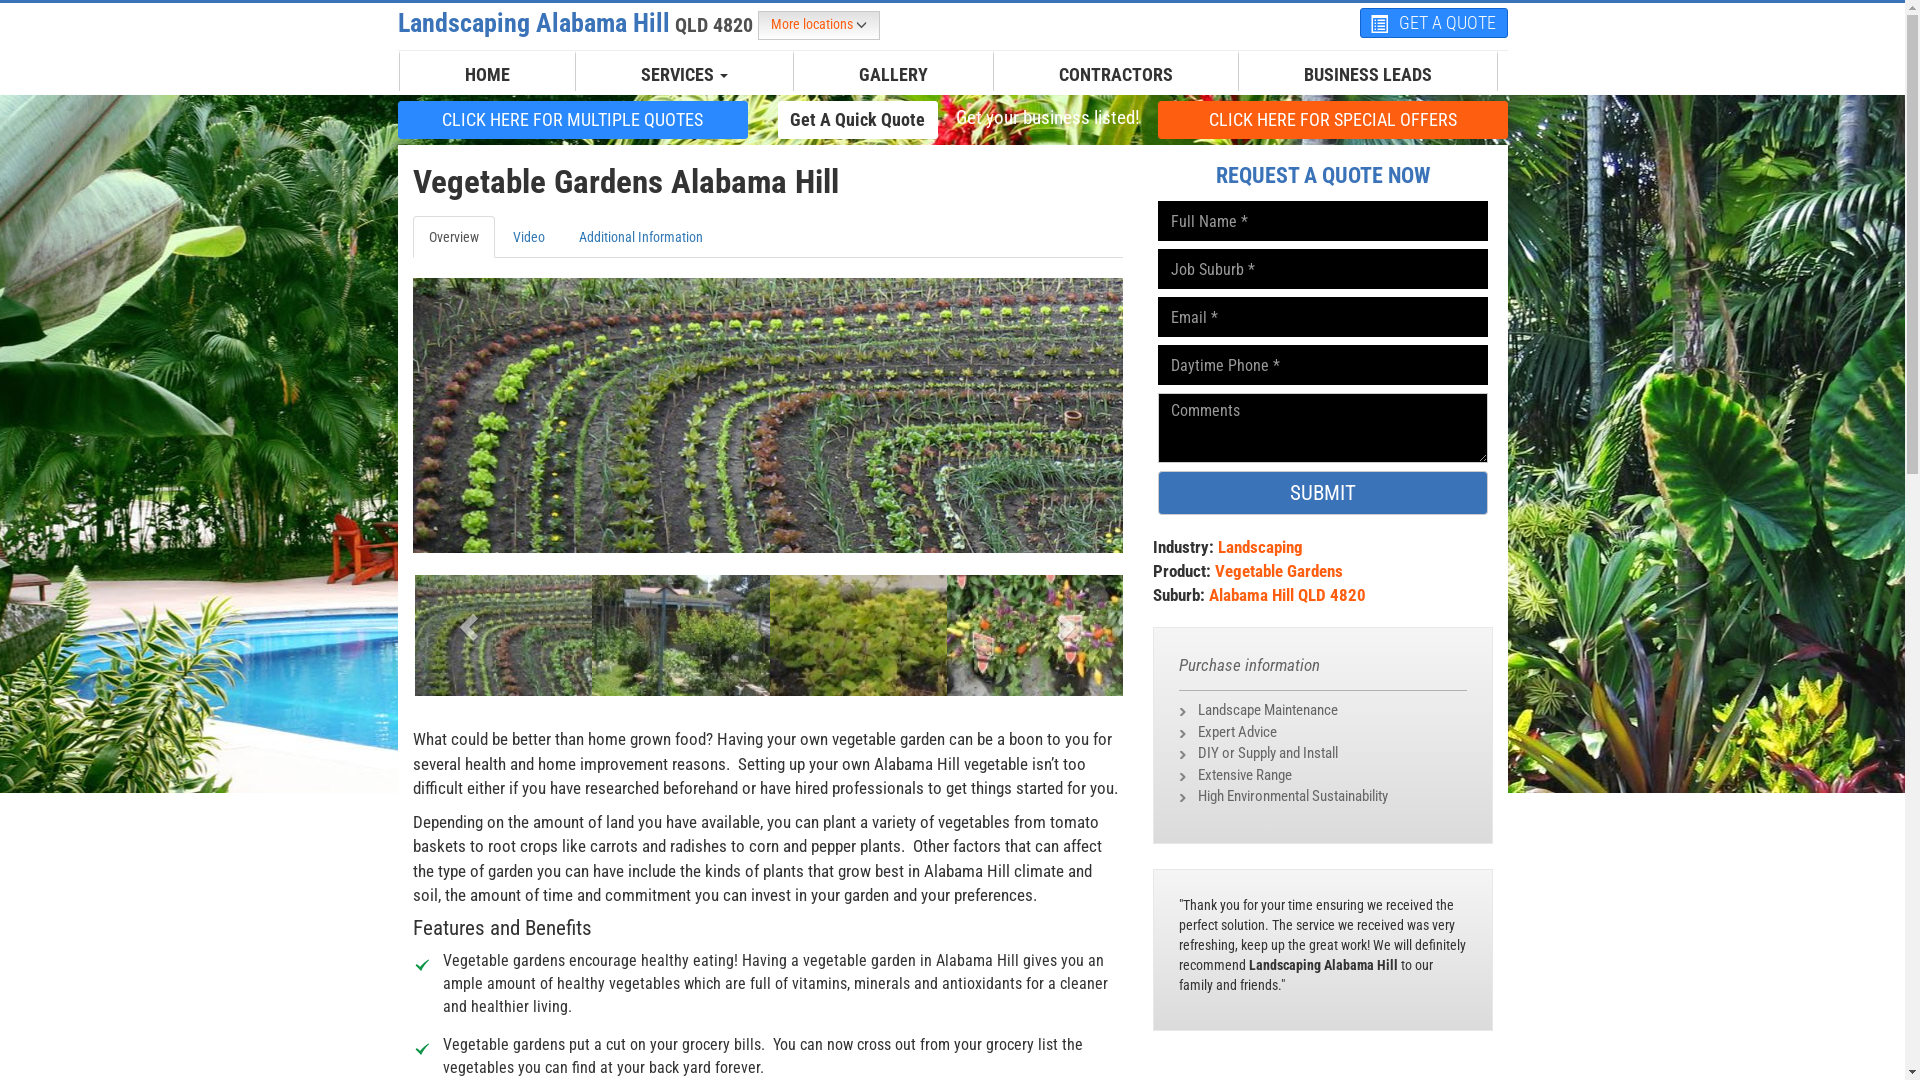 This screenshot has width=1920, height=1080. I want to click on 'CONTRACTORS', so click(1115, 73).